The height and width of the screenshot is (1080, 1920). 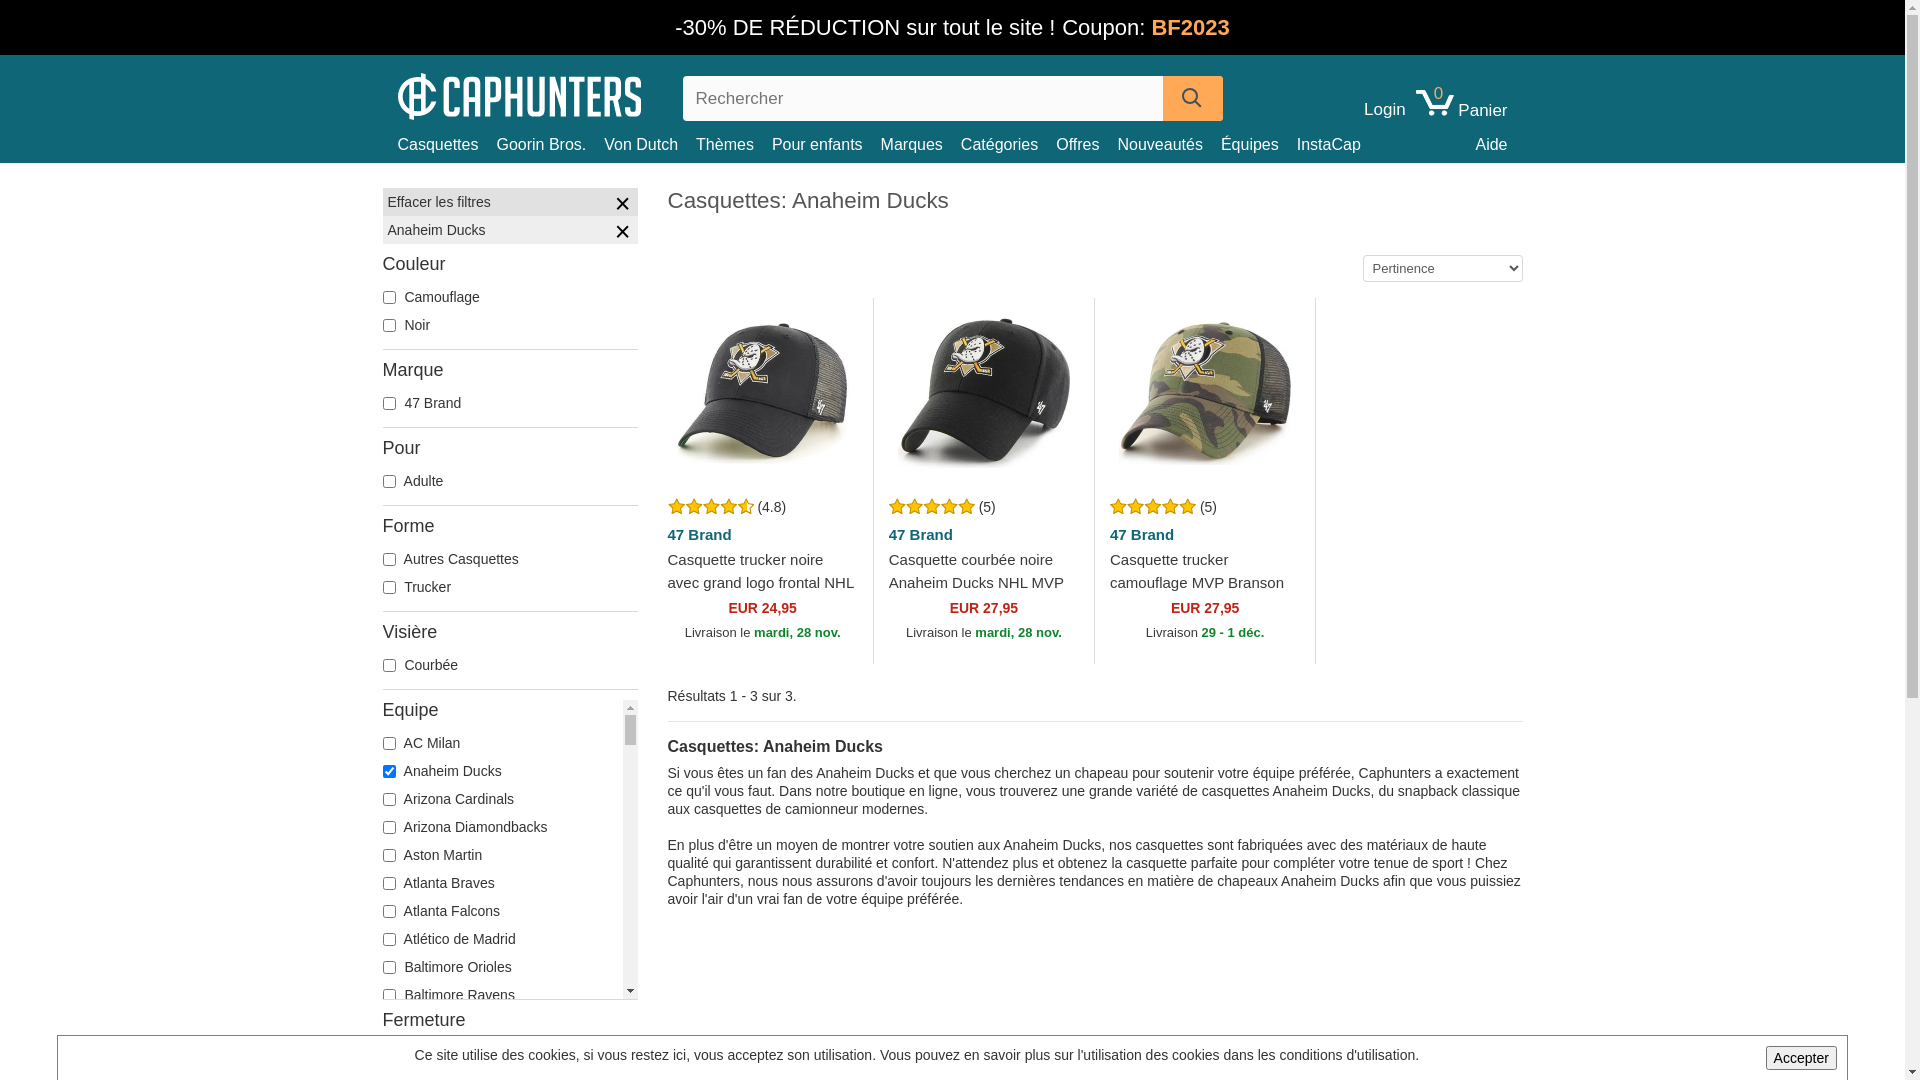 What do you see at coordinates (1338, 143) in the screenshot?
I see `'InstaCap'` at bounding box center [1338, 143].